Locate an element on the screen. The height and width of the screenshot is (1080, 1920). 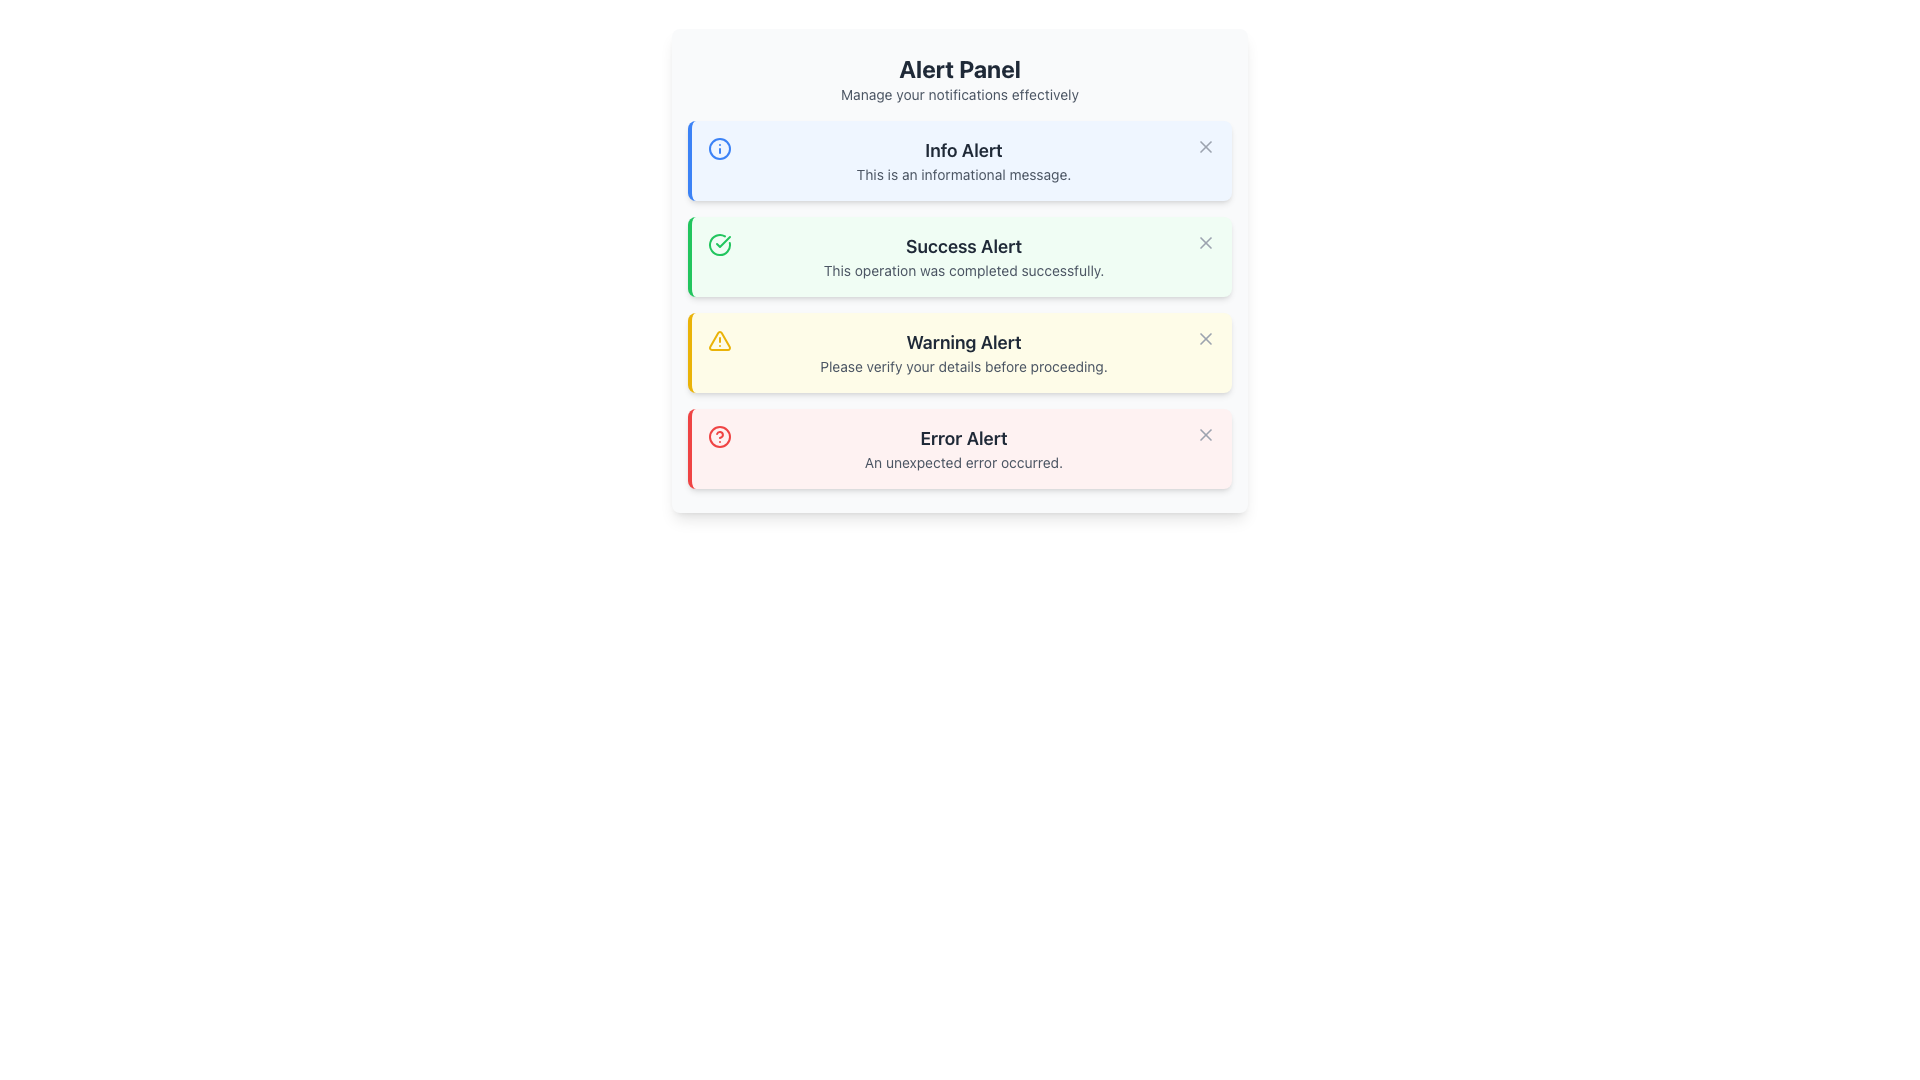
the static text block titled 'Alert Panel' which features a bold title and a subtitle for managing notifications, located at the top of the layout is located at coordinates (960, 77).